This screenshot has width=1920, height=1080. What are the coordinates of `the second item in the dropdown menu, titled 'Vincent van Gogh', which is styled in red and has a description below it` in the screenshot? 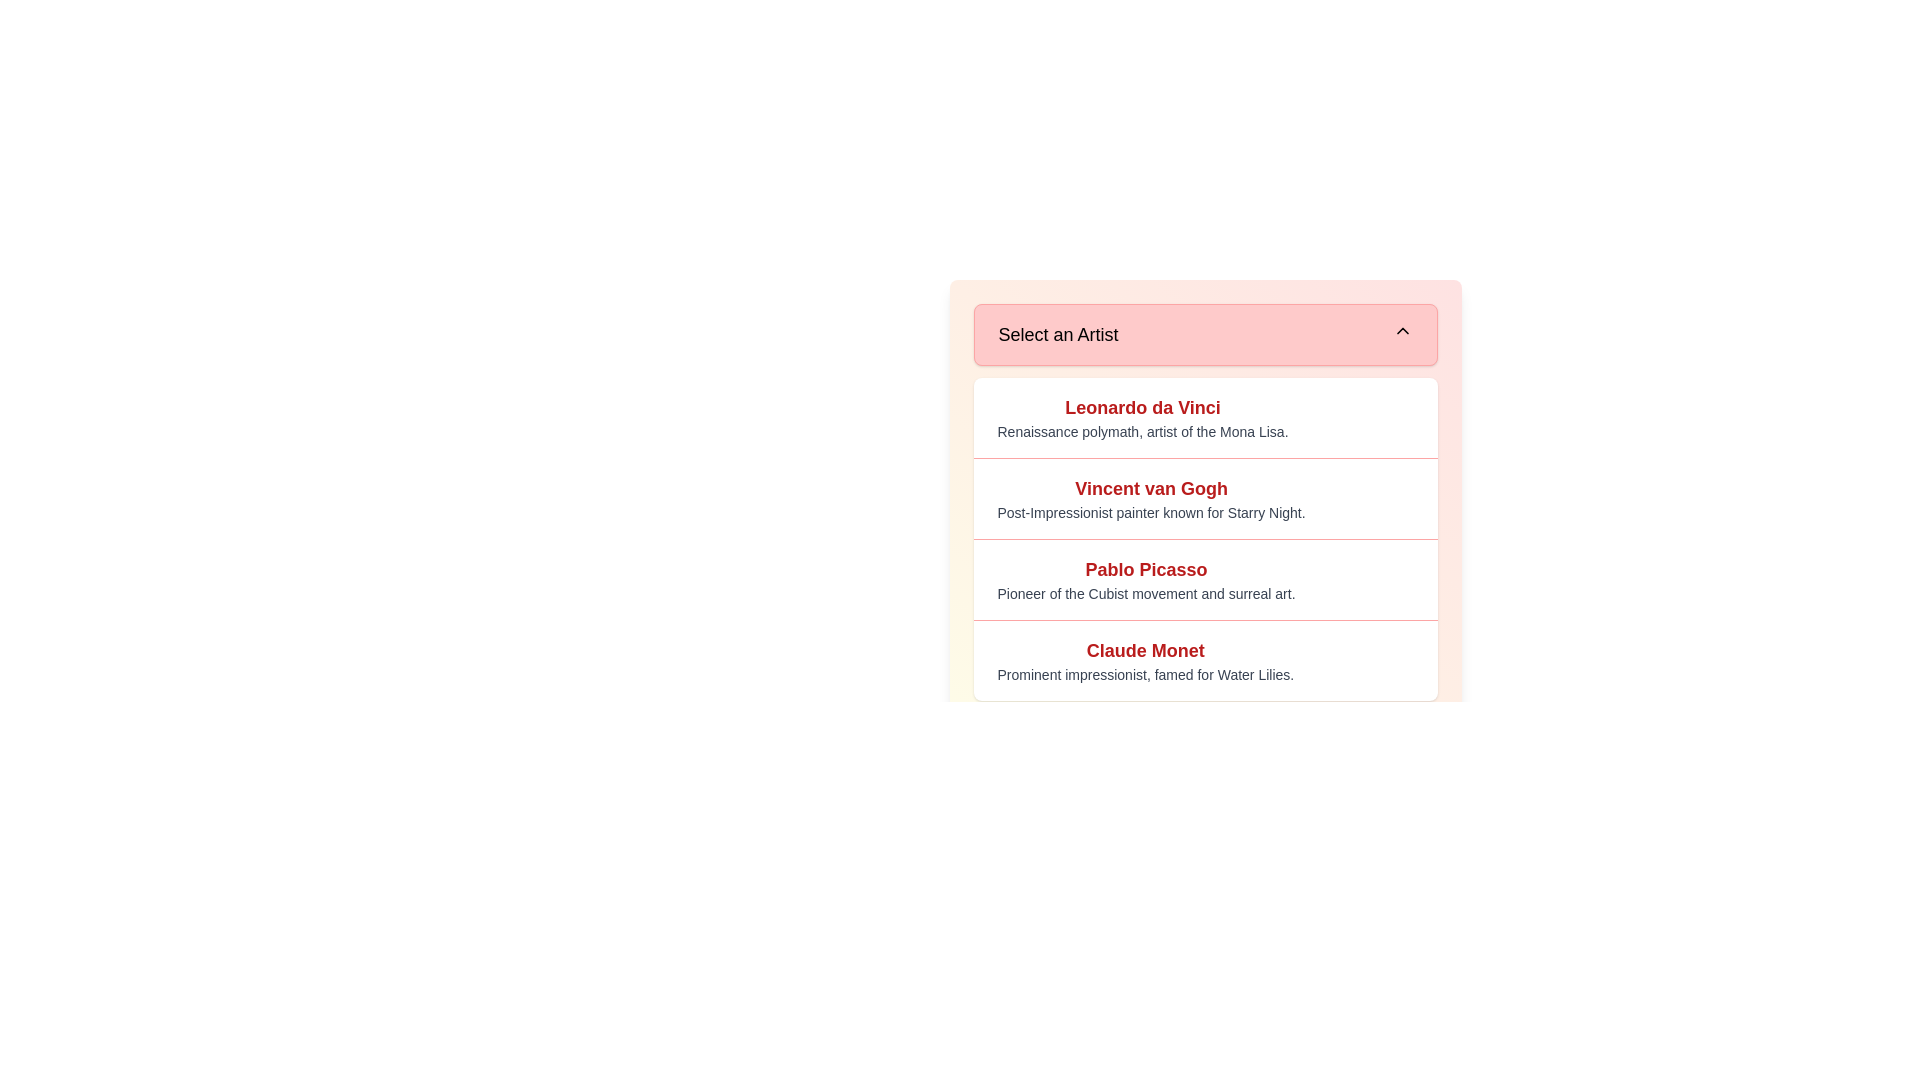 It's located at (1204, 459).